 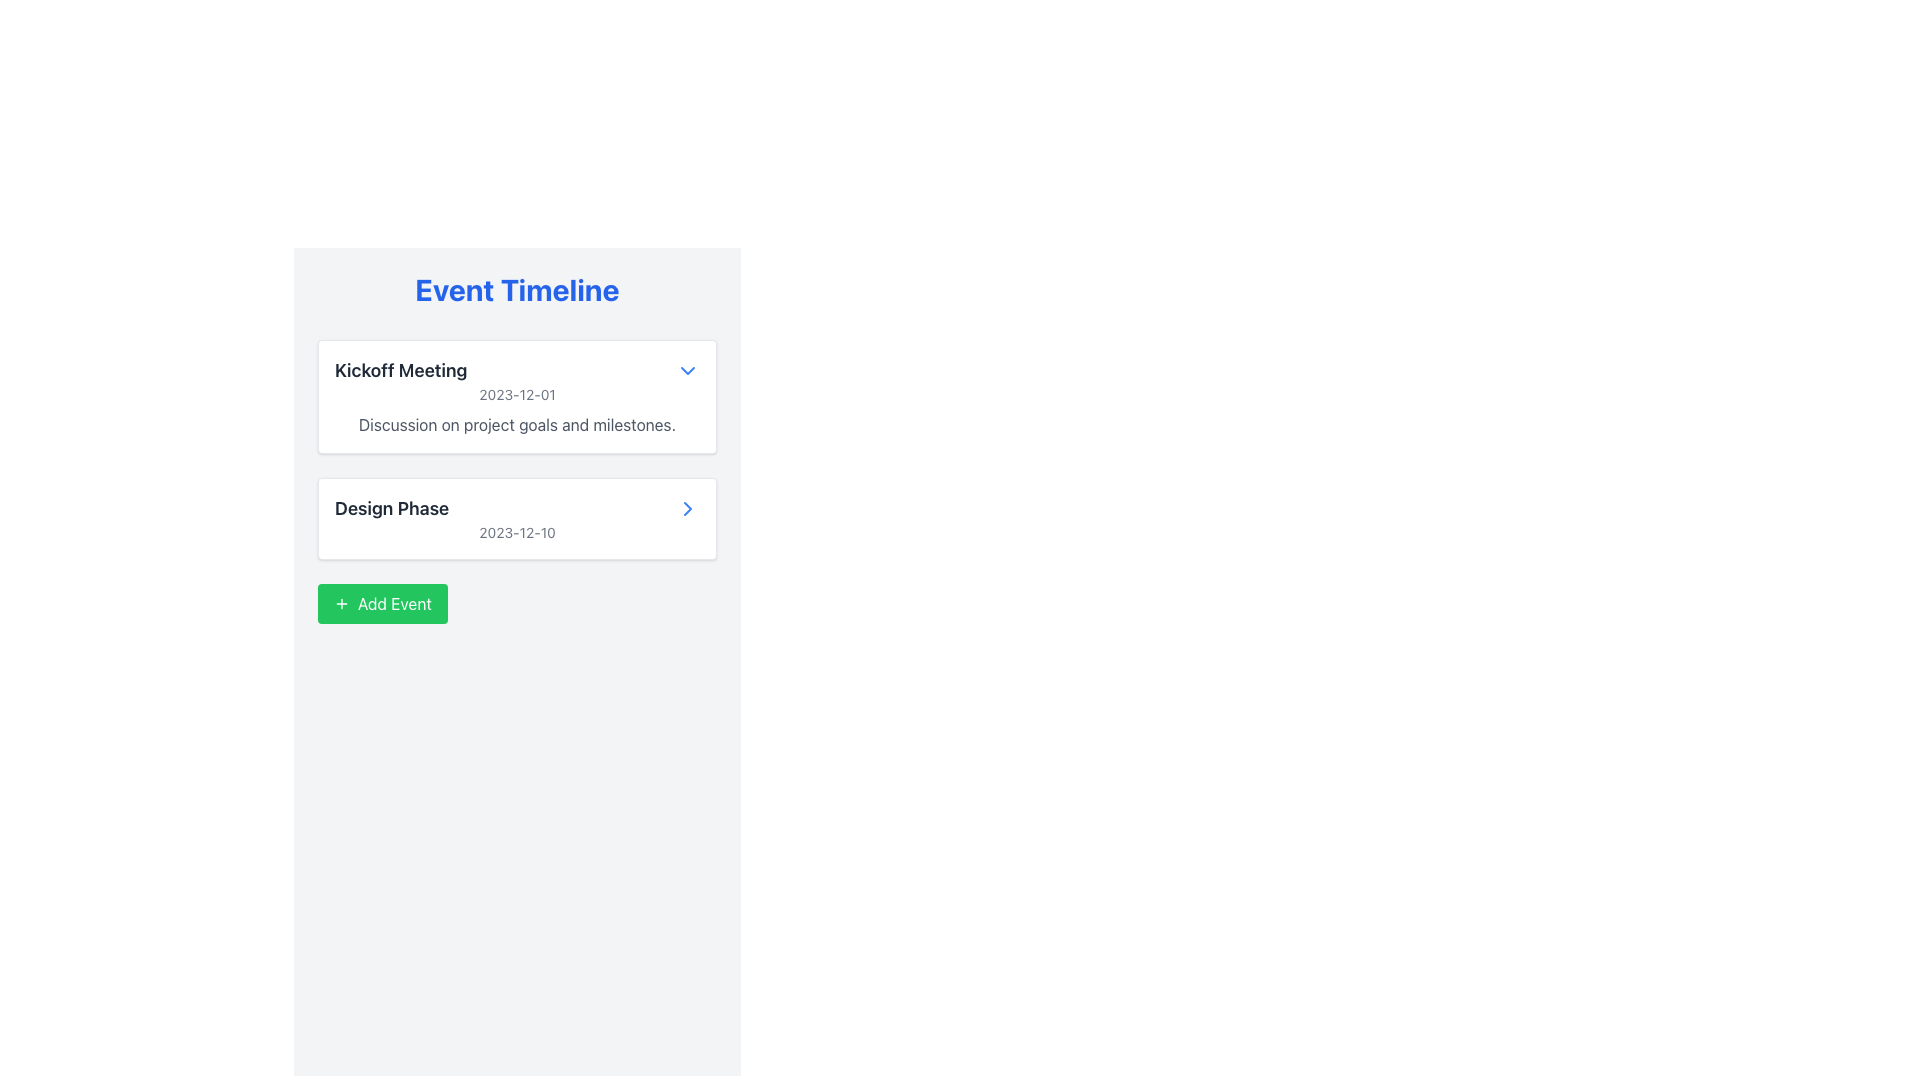 What do you see at coordinates (341, 603) in the screenshot?
I see `the icon representing the action of adding a new event, located within the 'Add Event' button in the lower-left region of the layout` at bounding box center [341, 603].